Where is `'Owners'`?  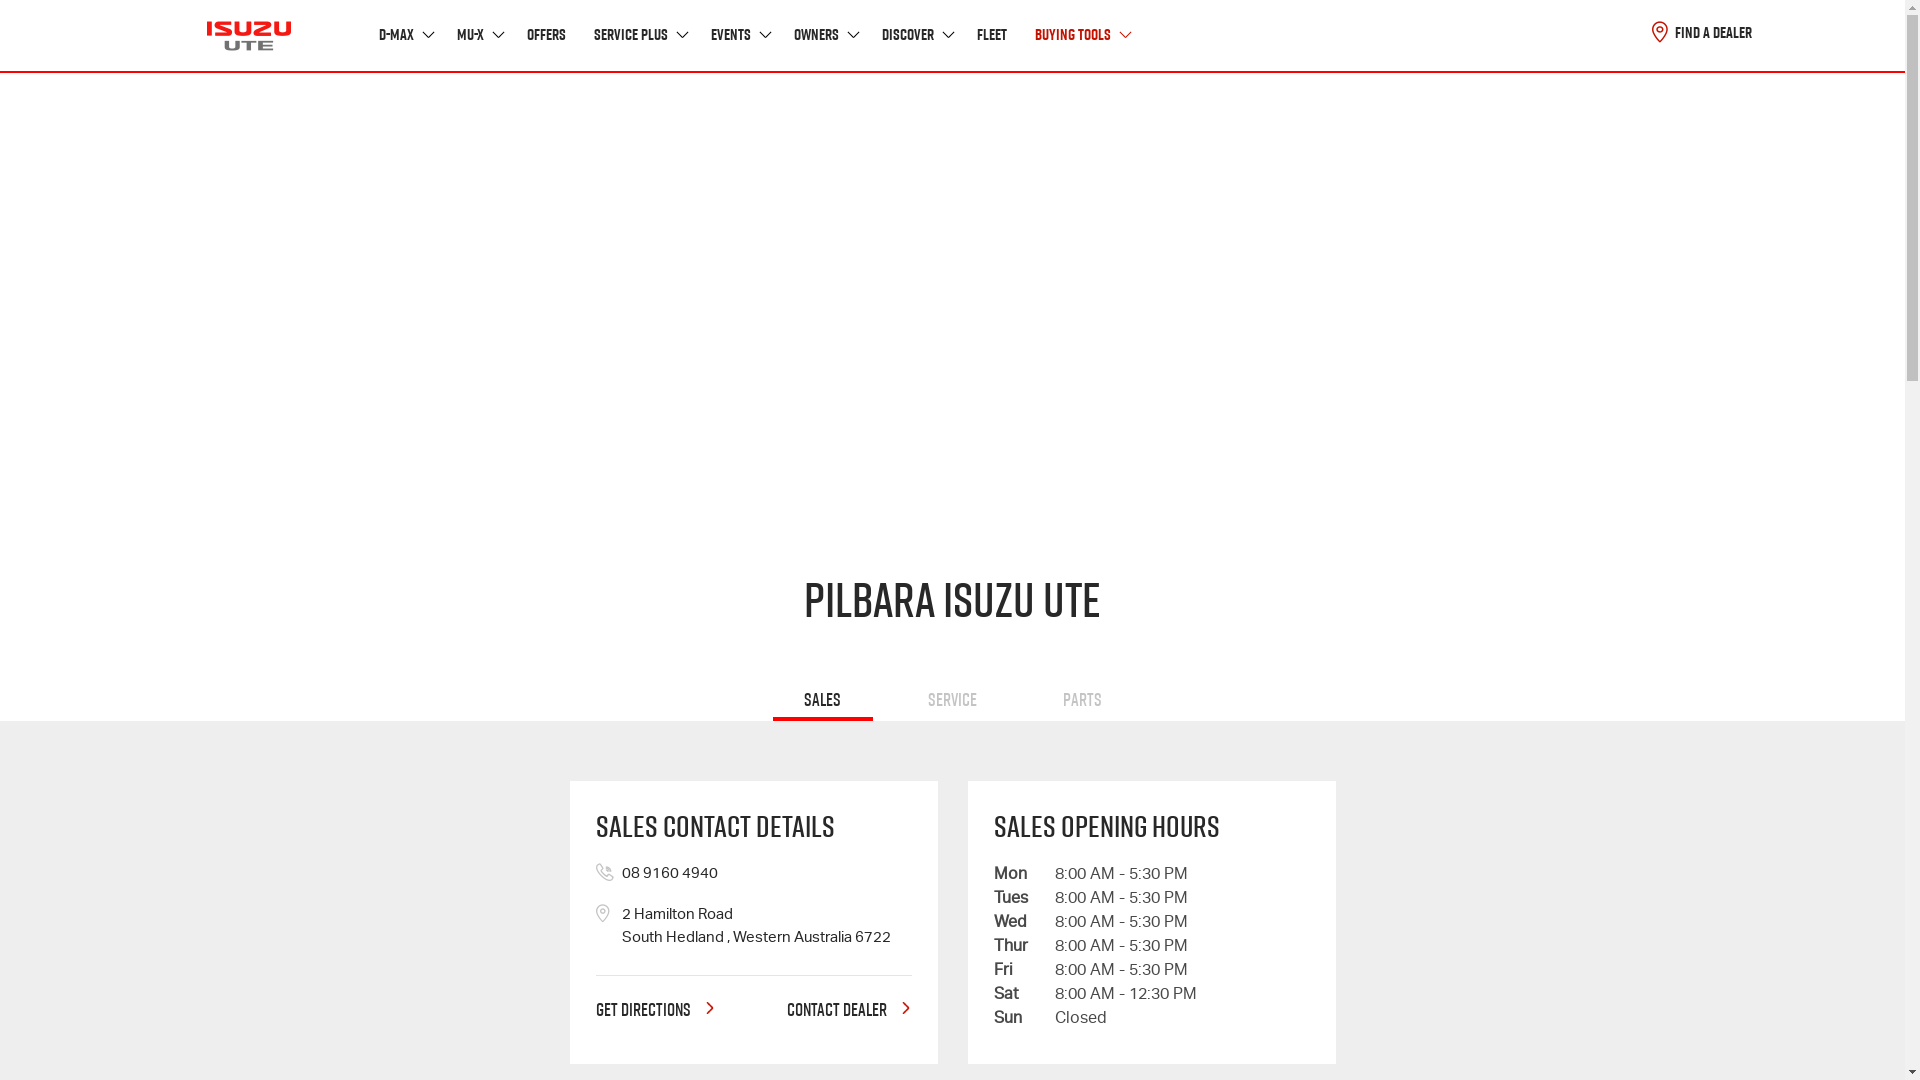 'Owners' is located at coordinates (825, 35).